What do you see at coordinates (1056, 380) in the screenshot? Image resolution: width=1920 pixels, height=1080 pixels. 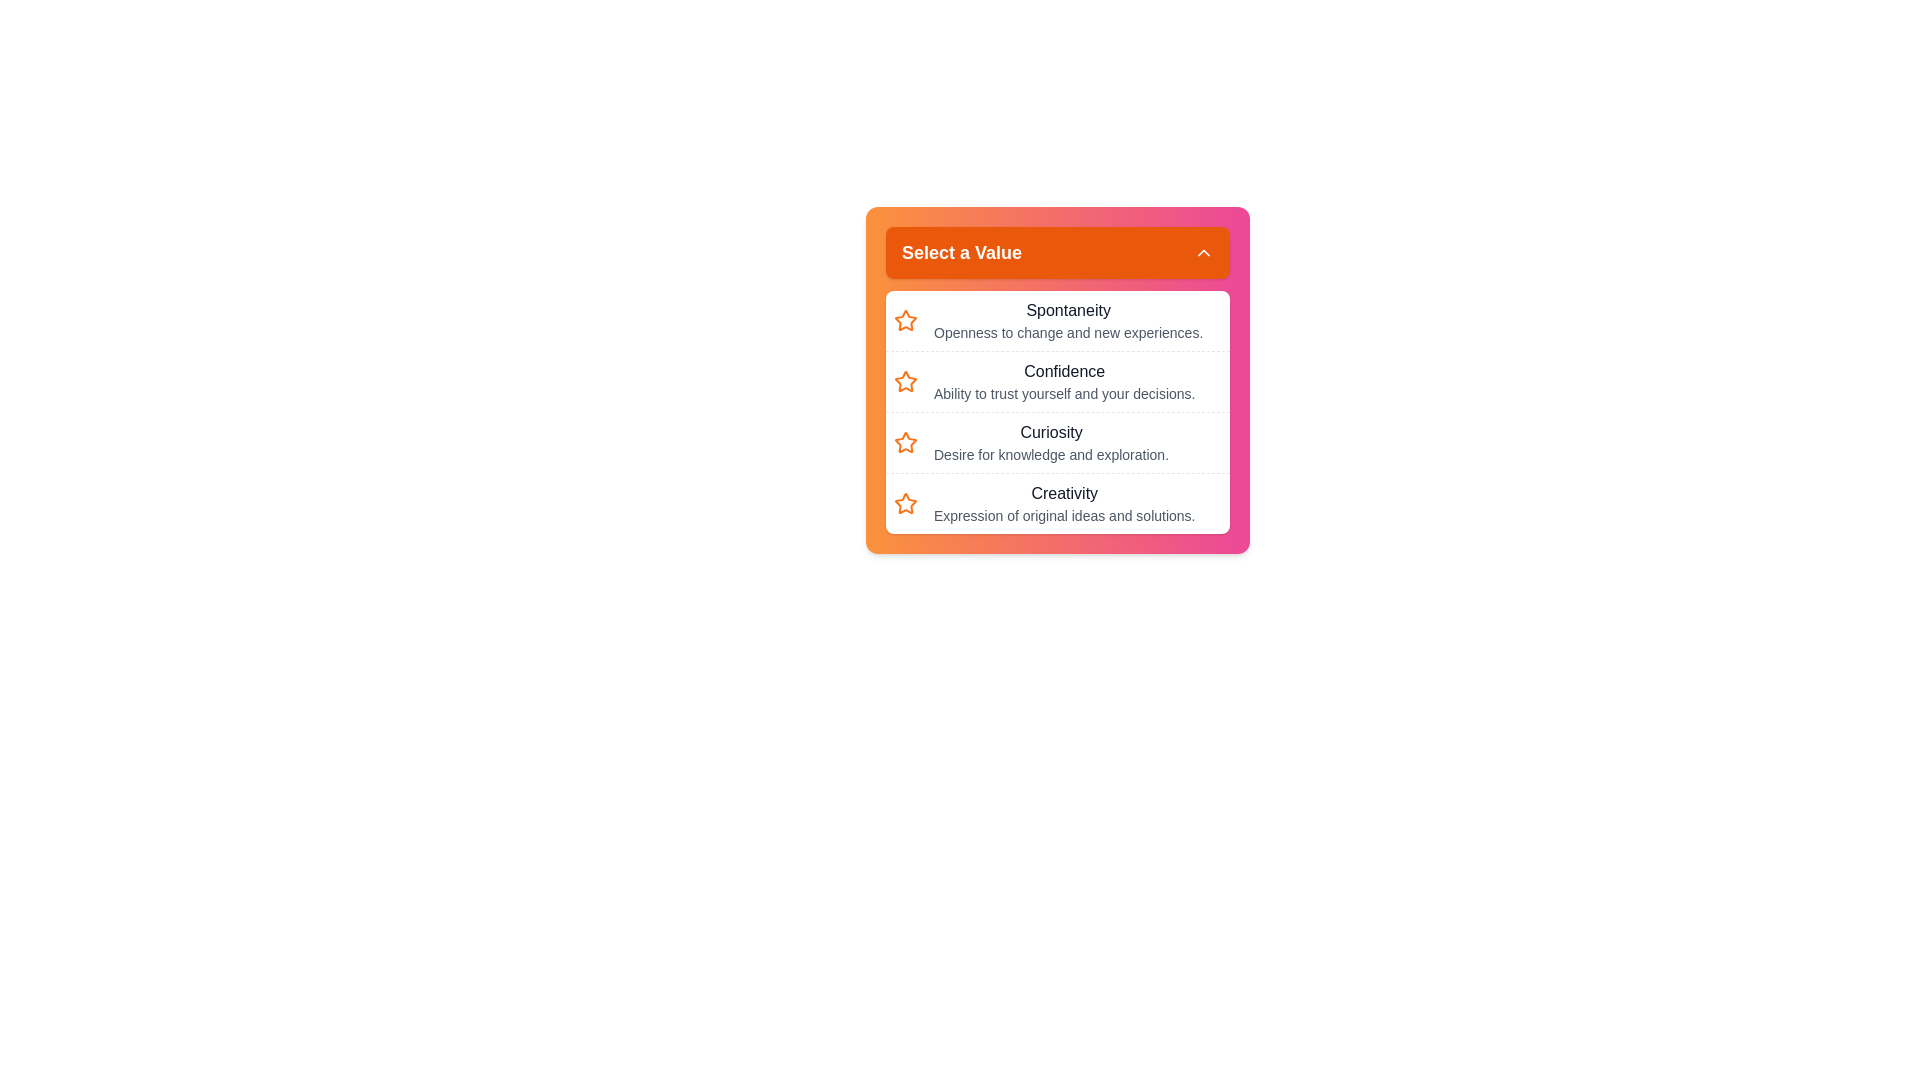 I see `the second option in the selectable list, labeled 'Confidence'` at bounding box center [1056, 380].